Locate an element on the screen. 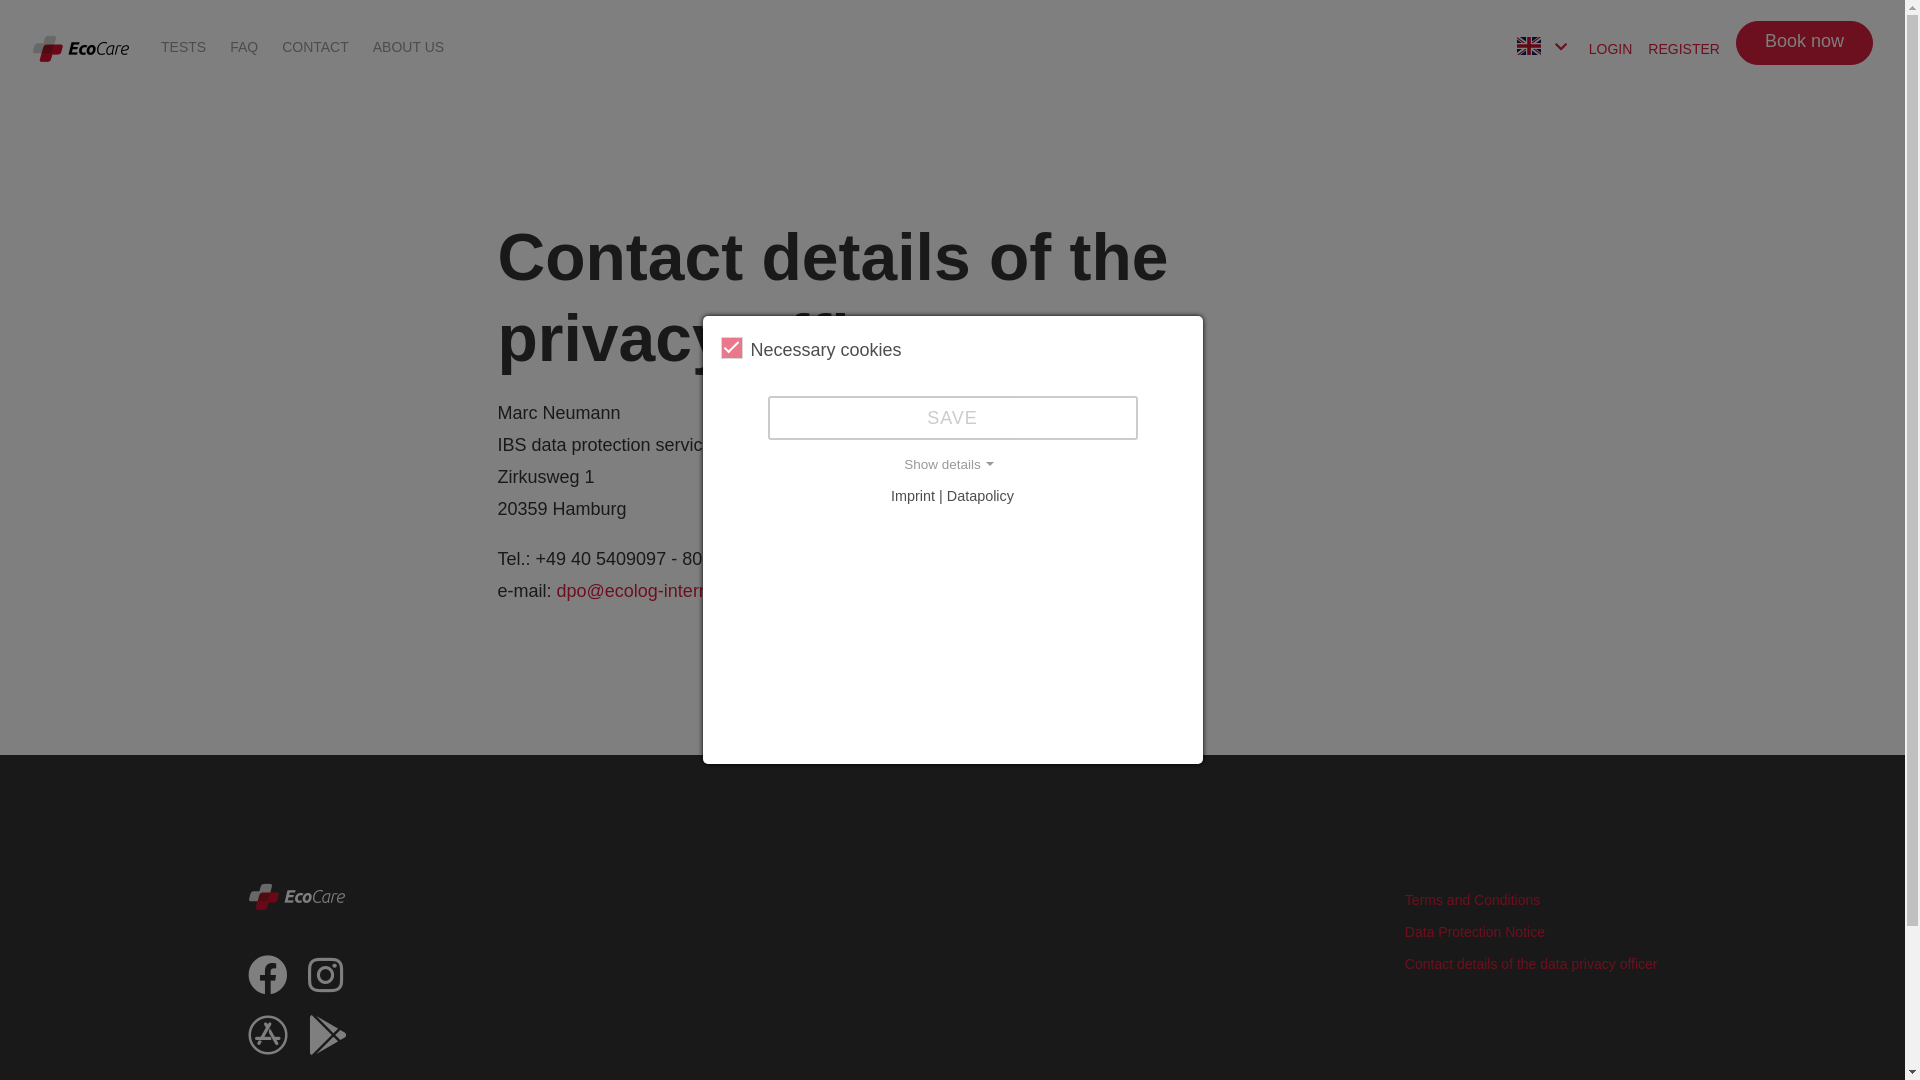 The image size is (1920, 1080). 'Data Protection Notice' is located at coordinates (1474, 932).